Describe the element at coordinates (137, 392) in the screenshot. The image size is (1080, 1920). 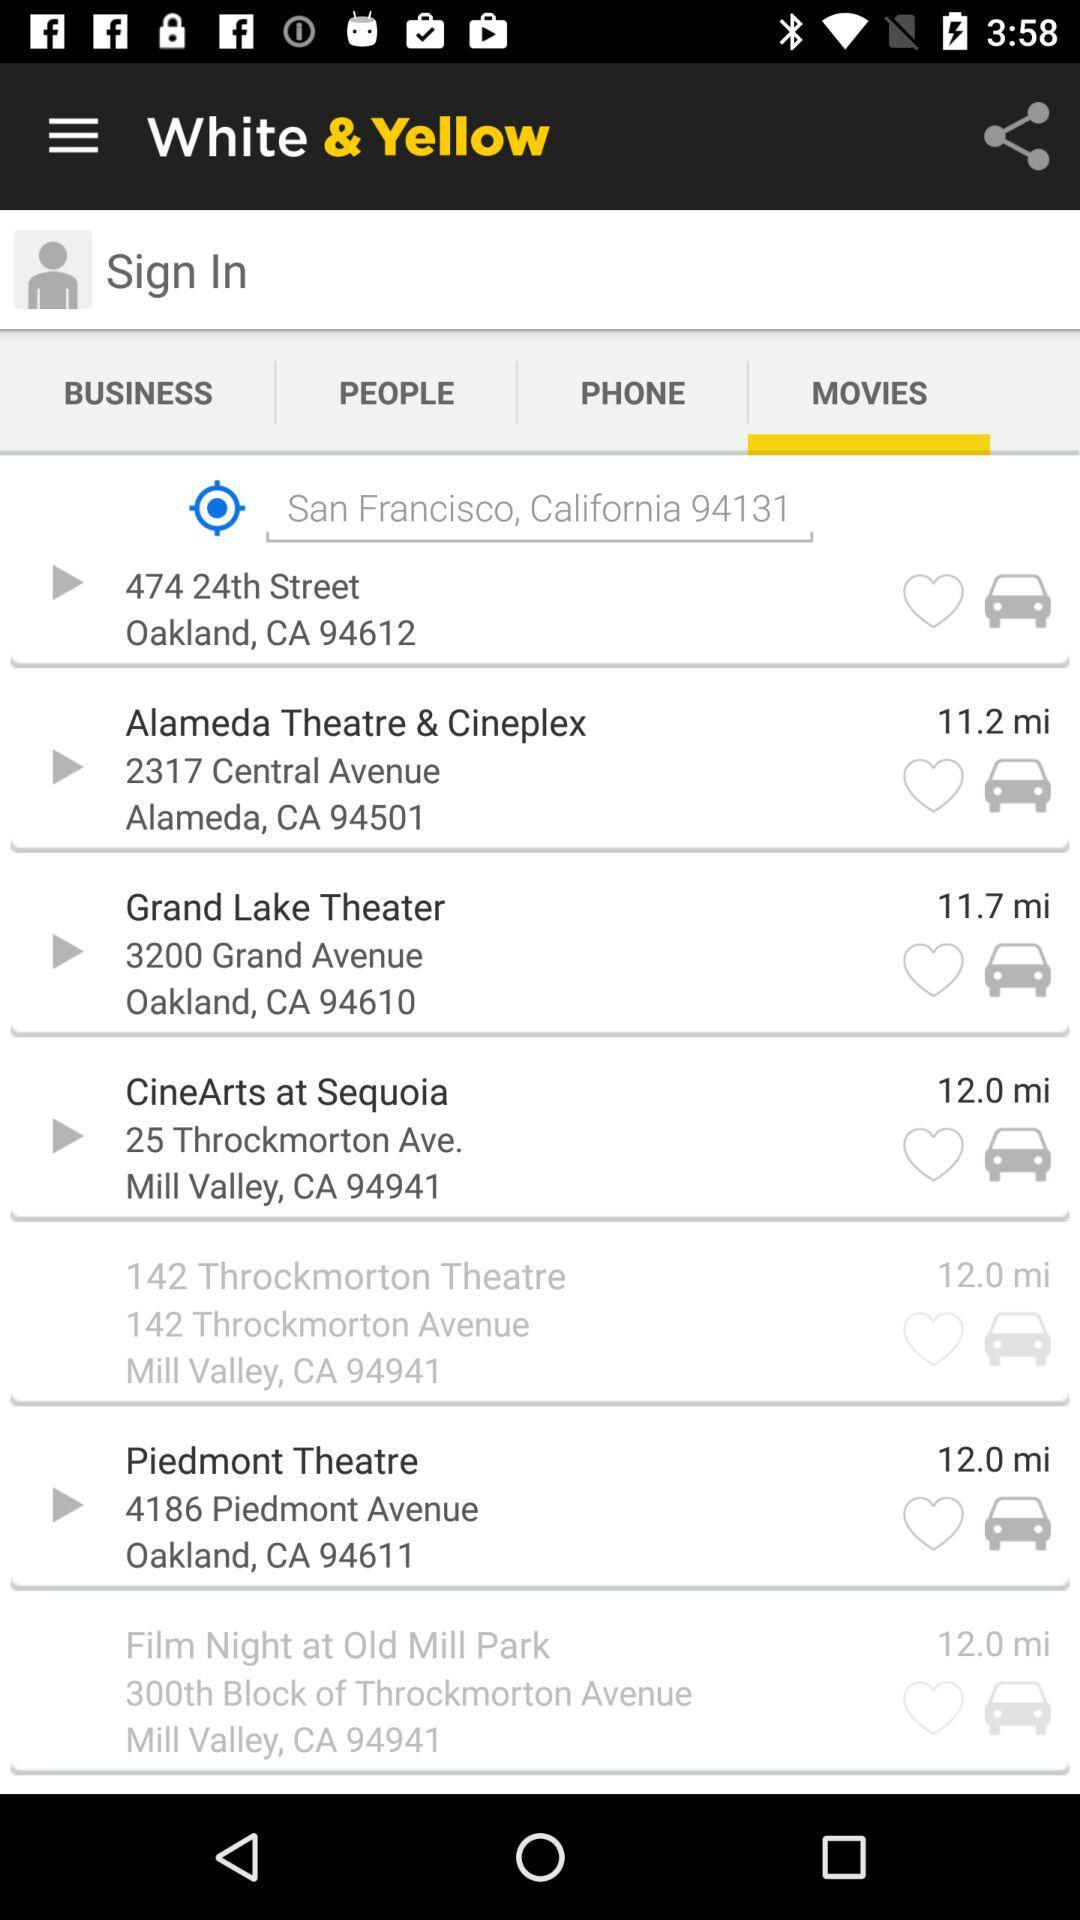
I see `app next to people icon` at that location.